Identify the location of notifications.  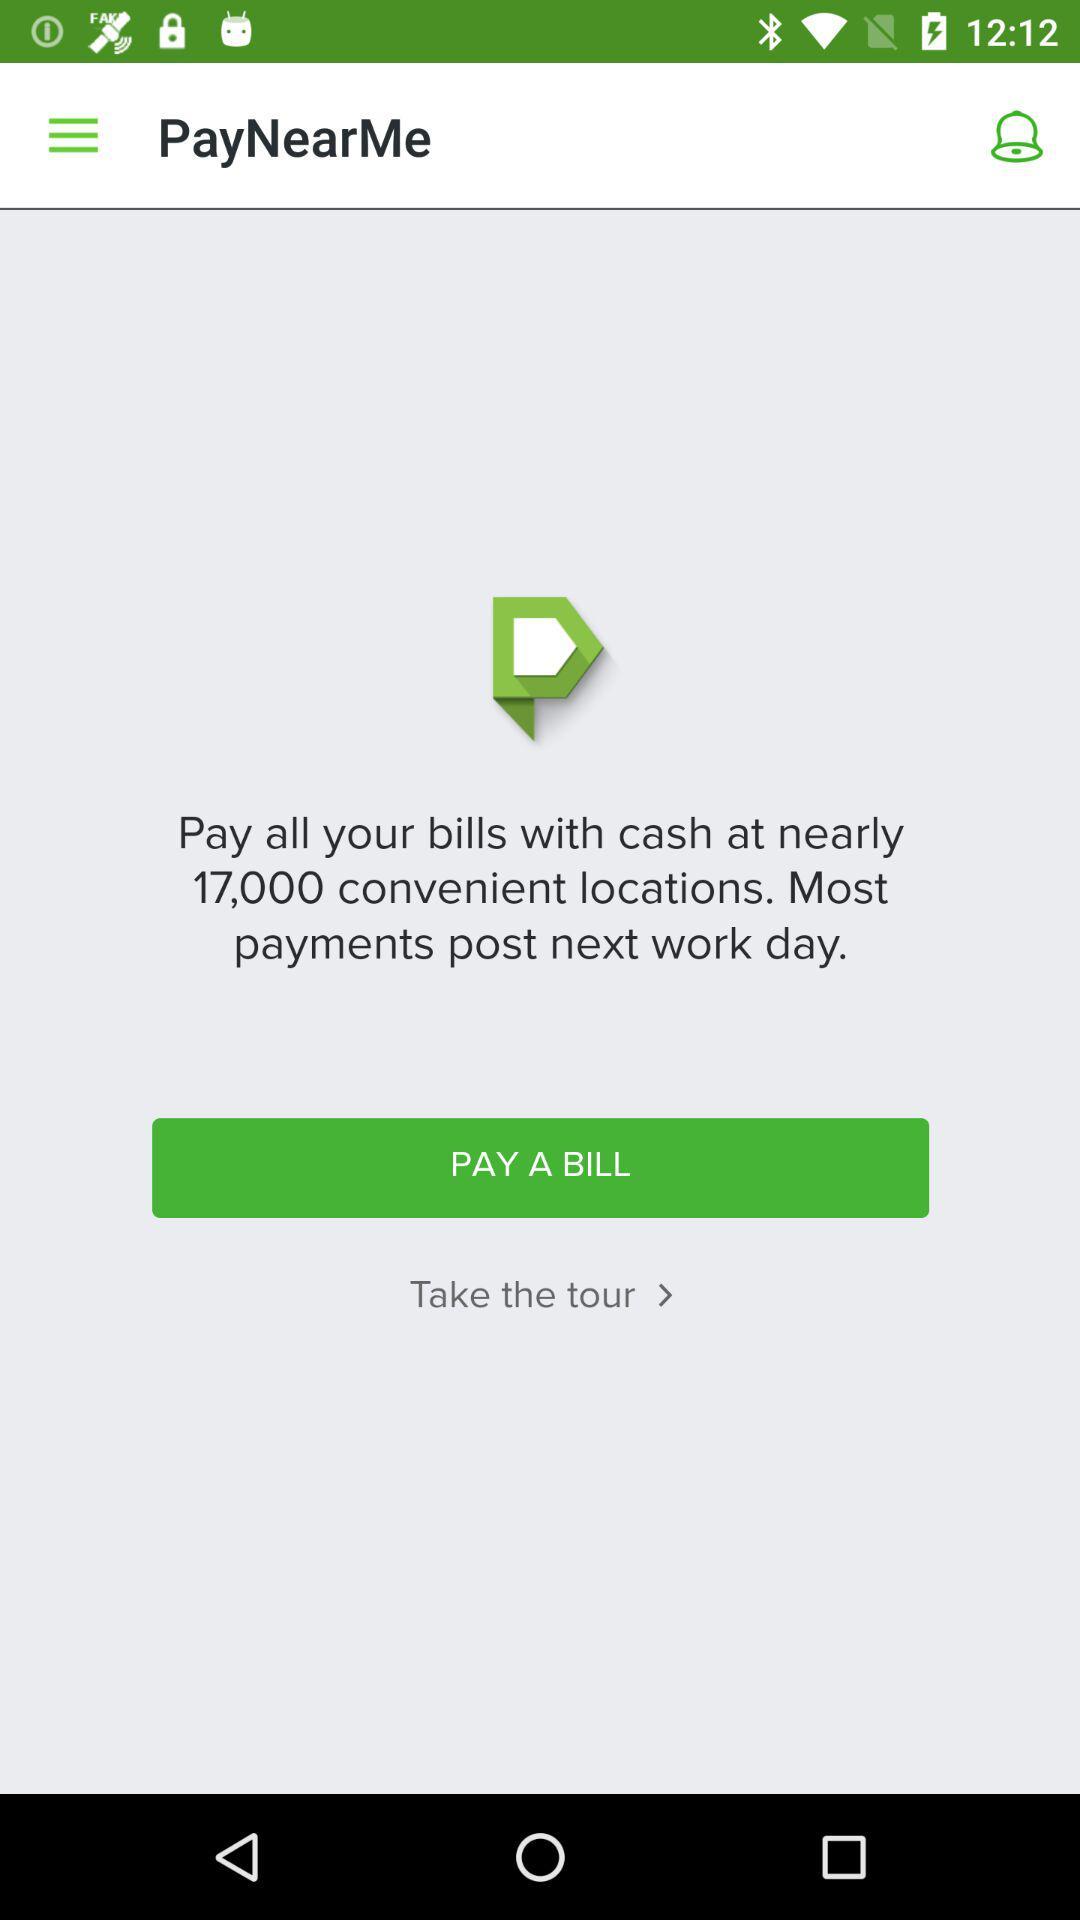
(1017, 135).